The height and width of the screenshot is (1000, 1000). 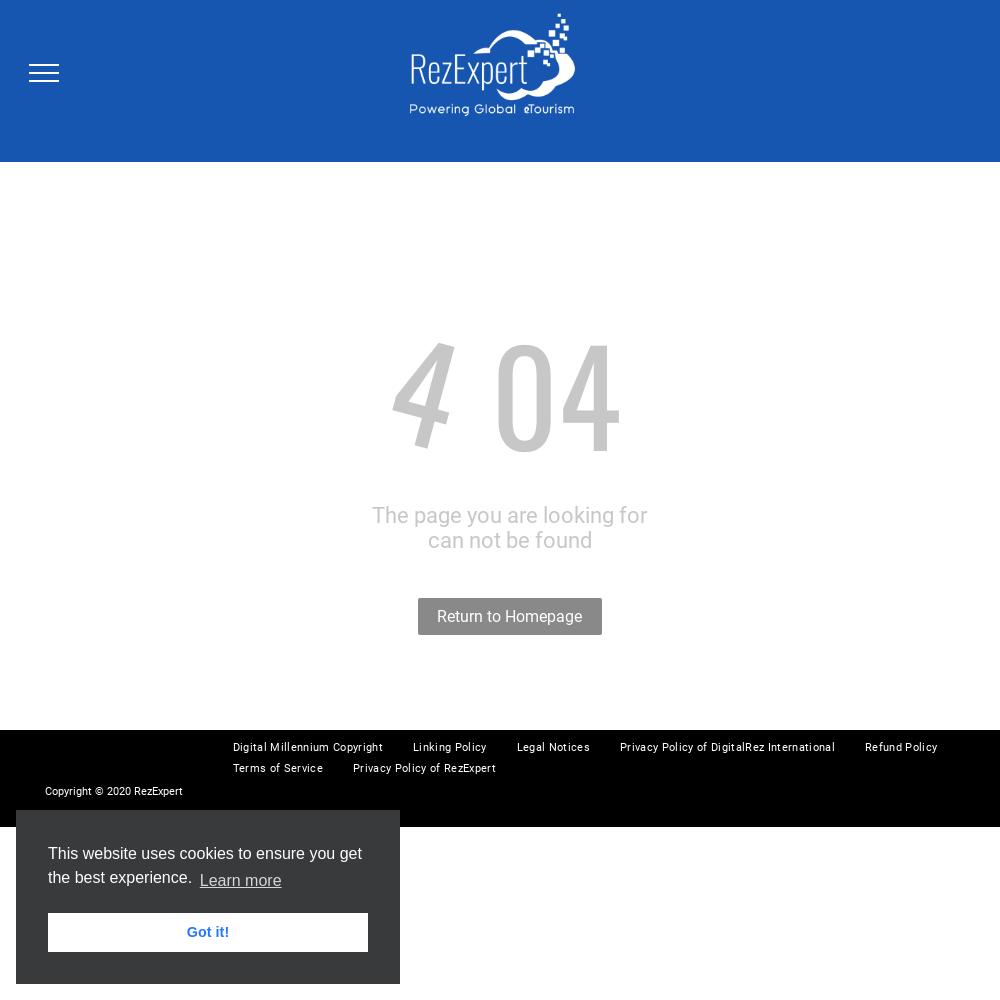 I want to click on 'Linking Policy', so click(x=448, y=746).